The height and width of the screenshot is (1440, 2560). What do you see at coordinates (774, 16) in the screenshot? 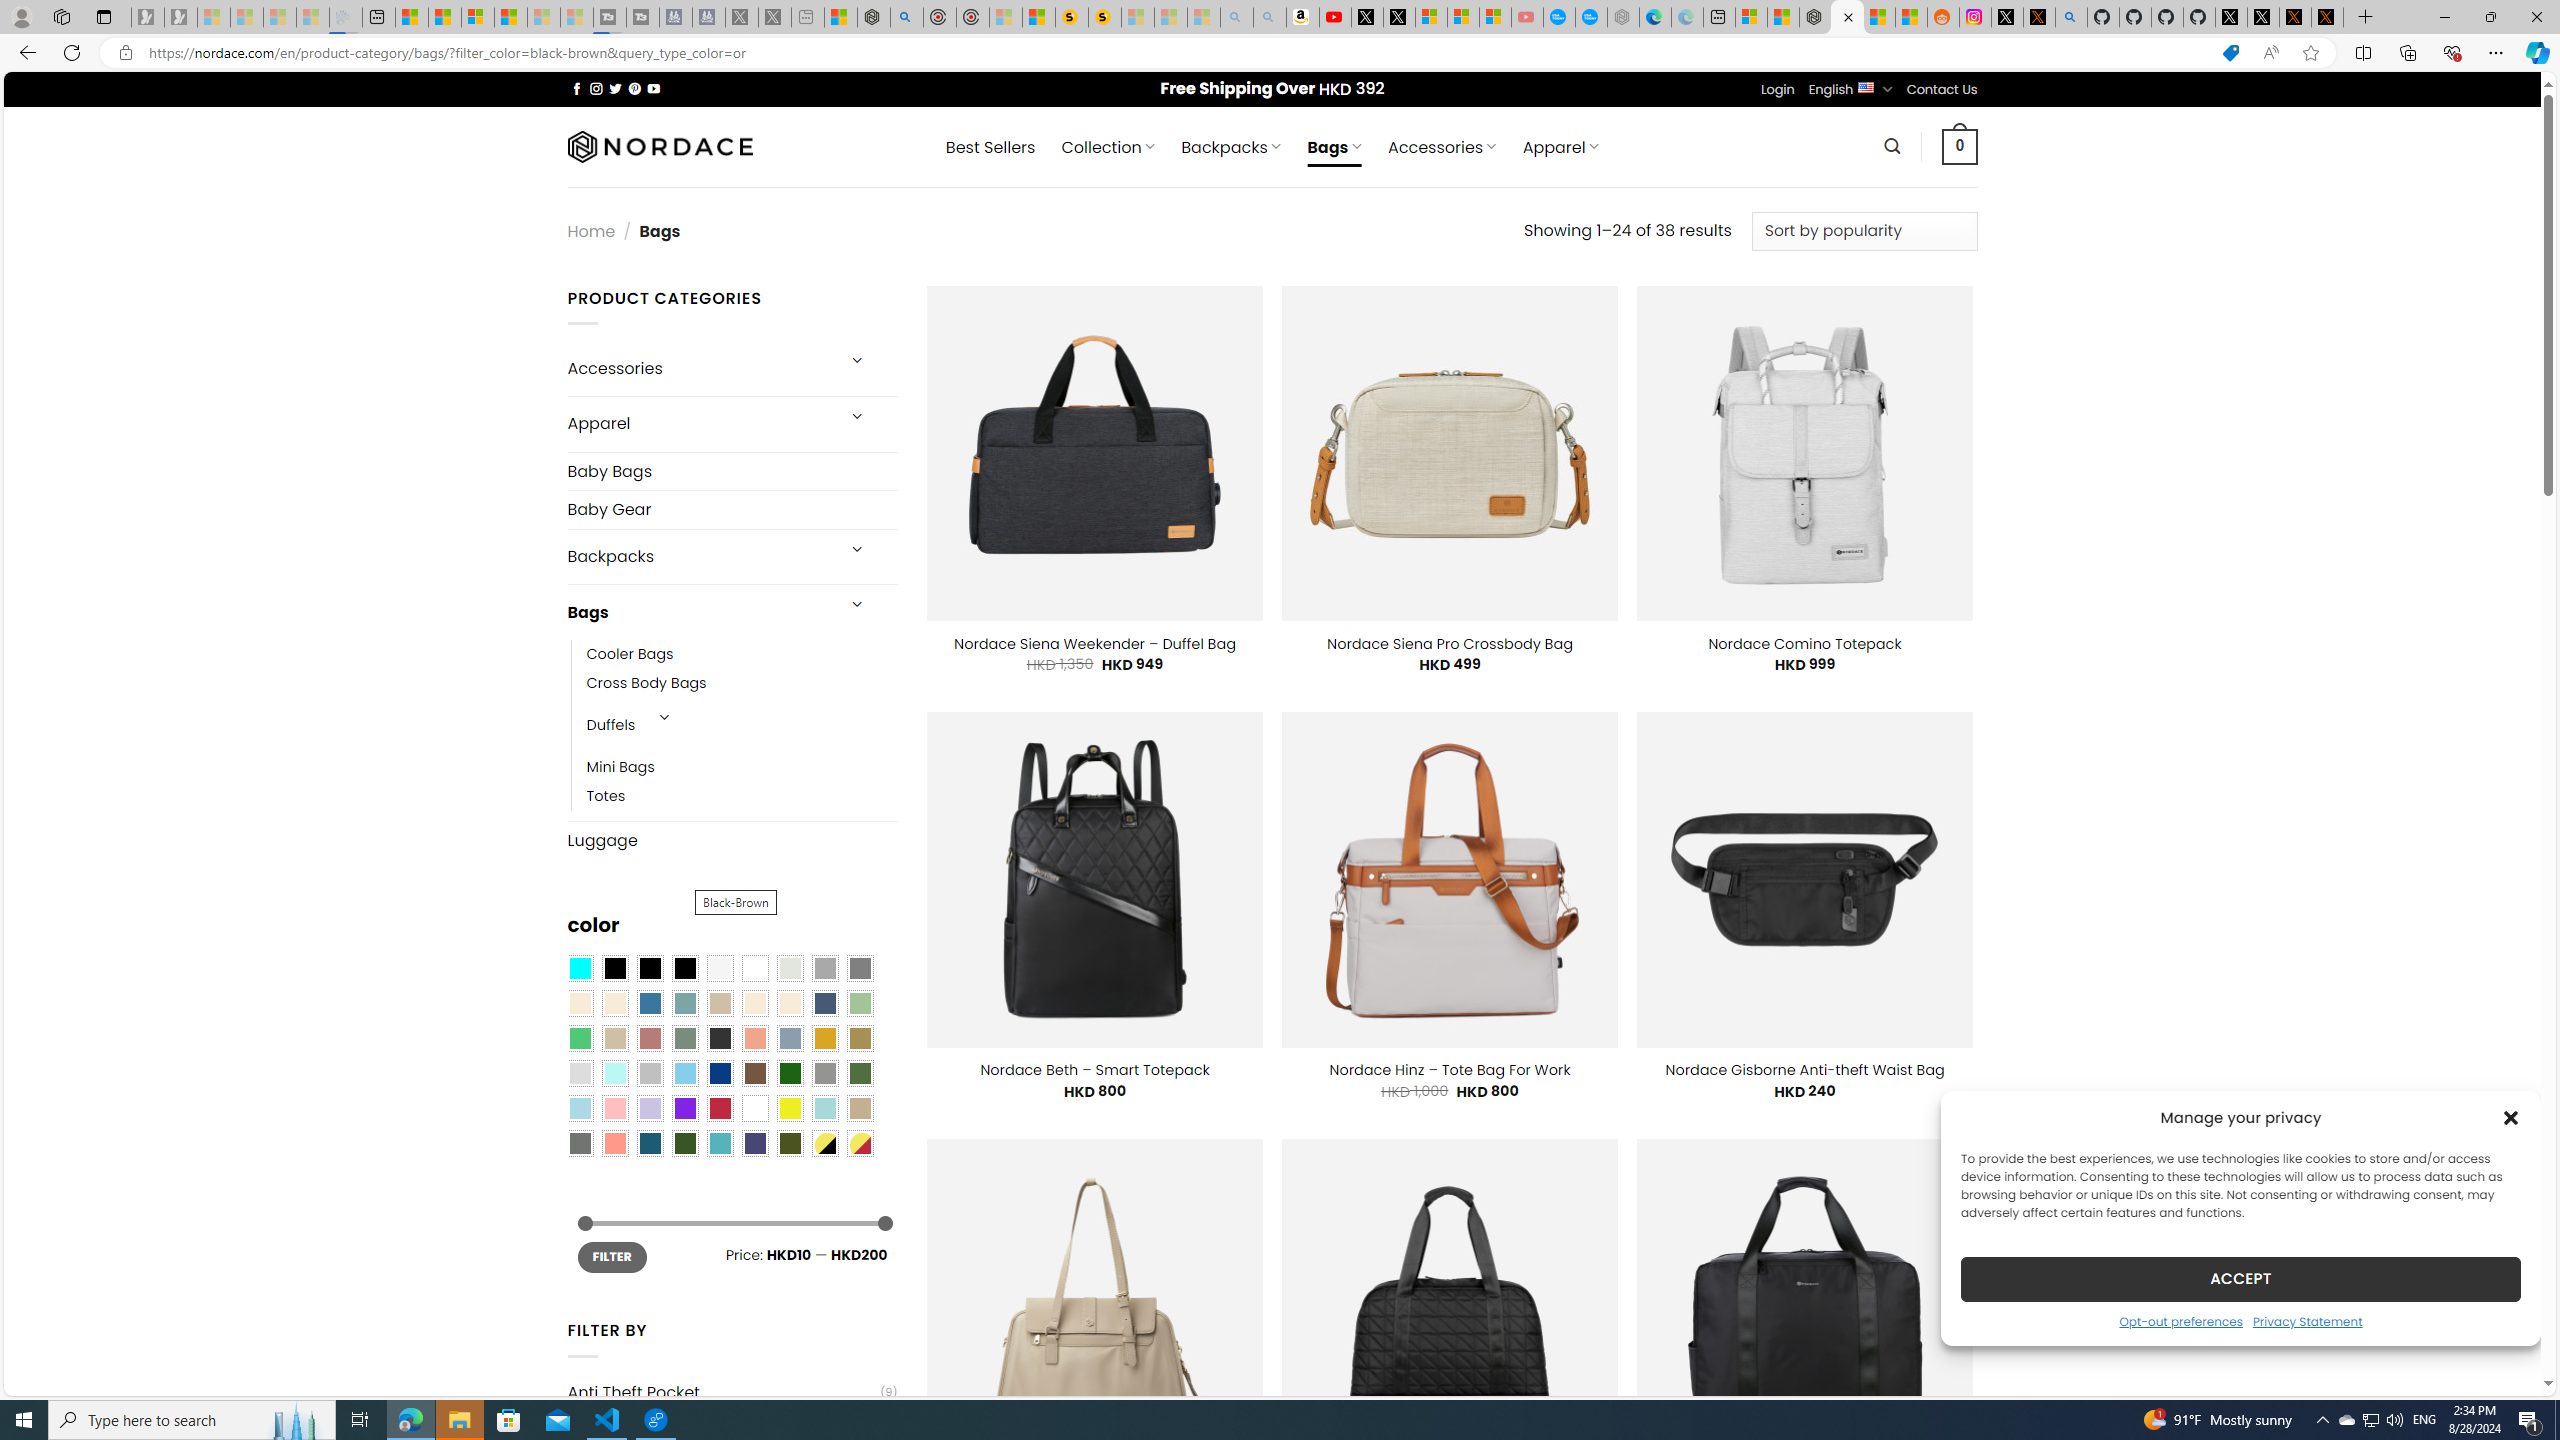
I see `'X - Sleeping'` at bounding box center [774, 16].